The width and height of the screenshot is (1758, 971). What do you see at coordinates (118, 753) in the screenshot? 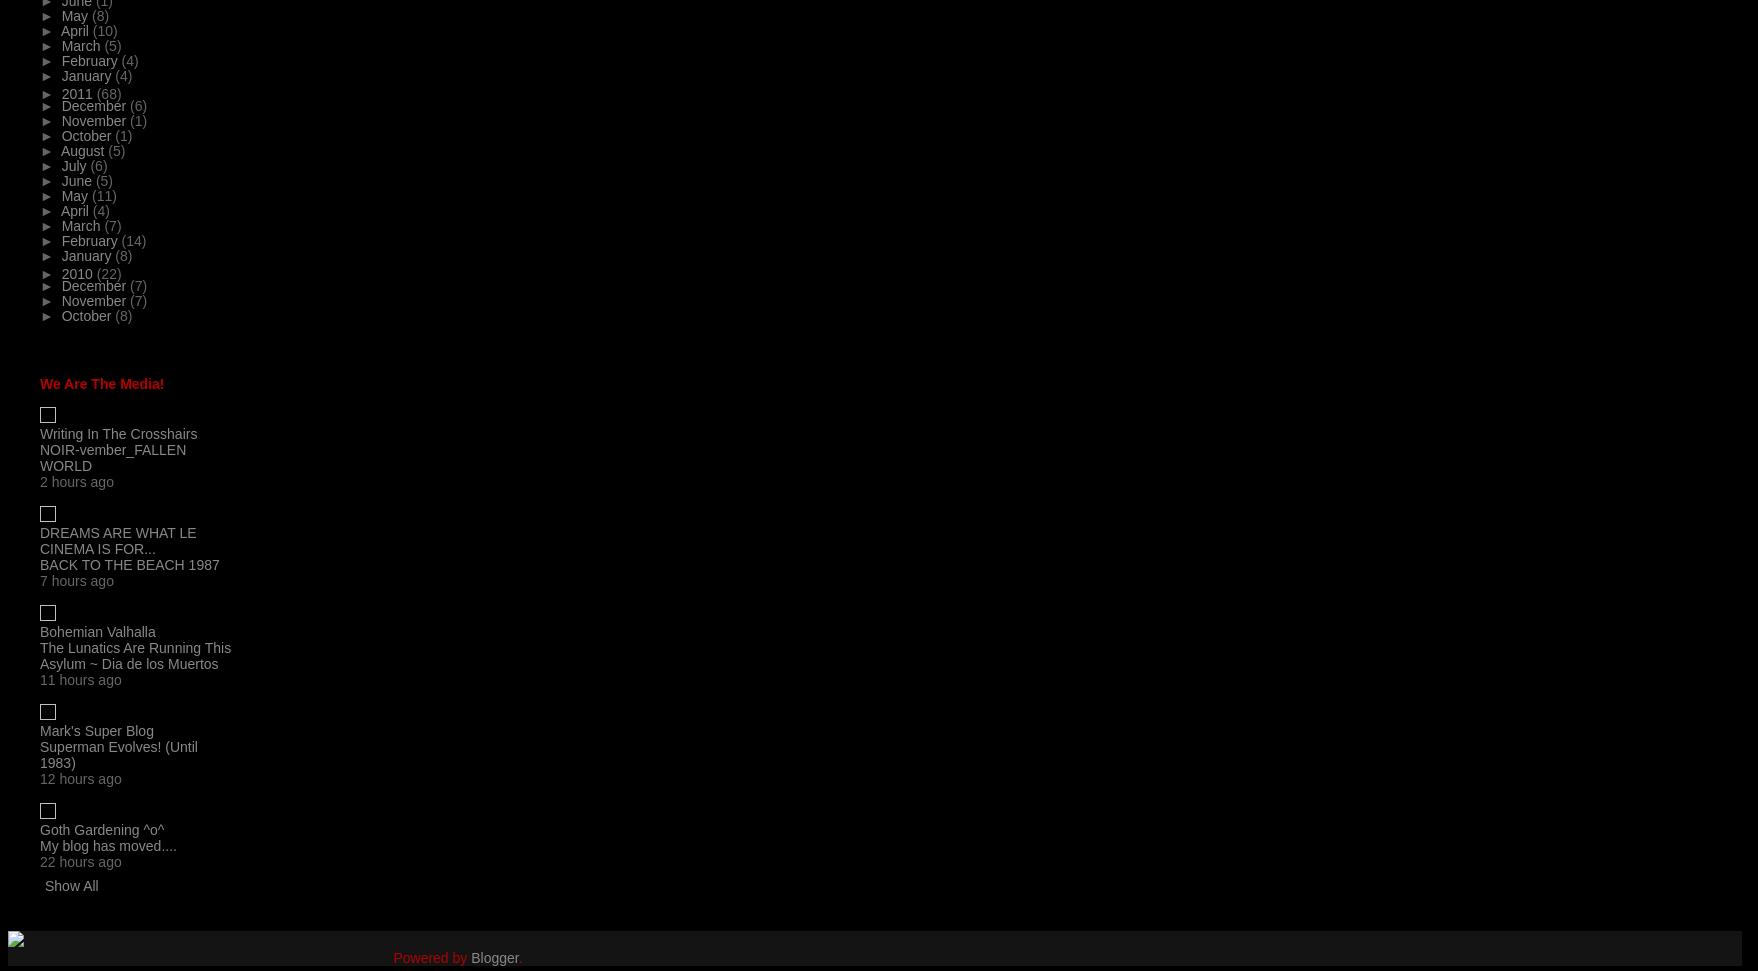
I see `'Superman Evolves! (Until 1983)'` at bounding box center [118, 753].